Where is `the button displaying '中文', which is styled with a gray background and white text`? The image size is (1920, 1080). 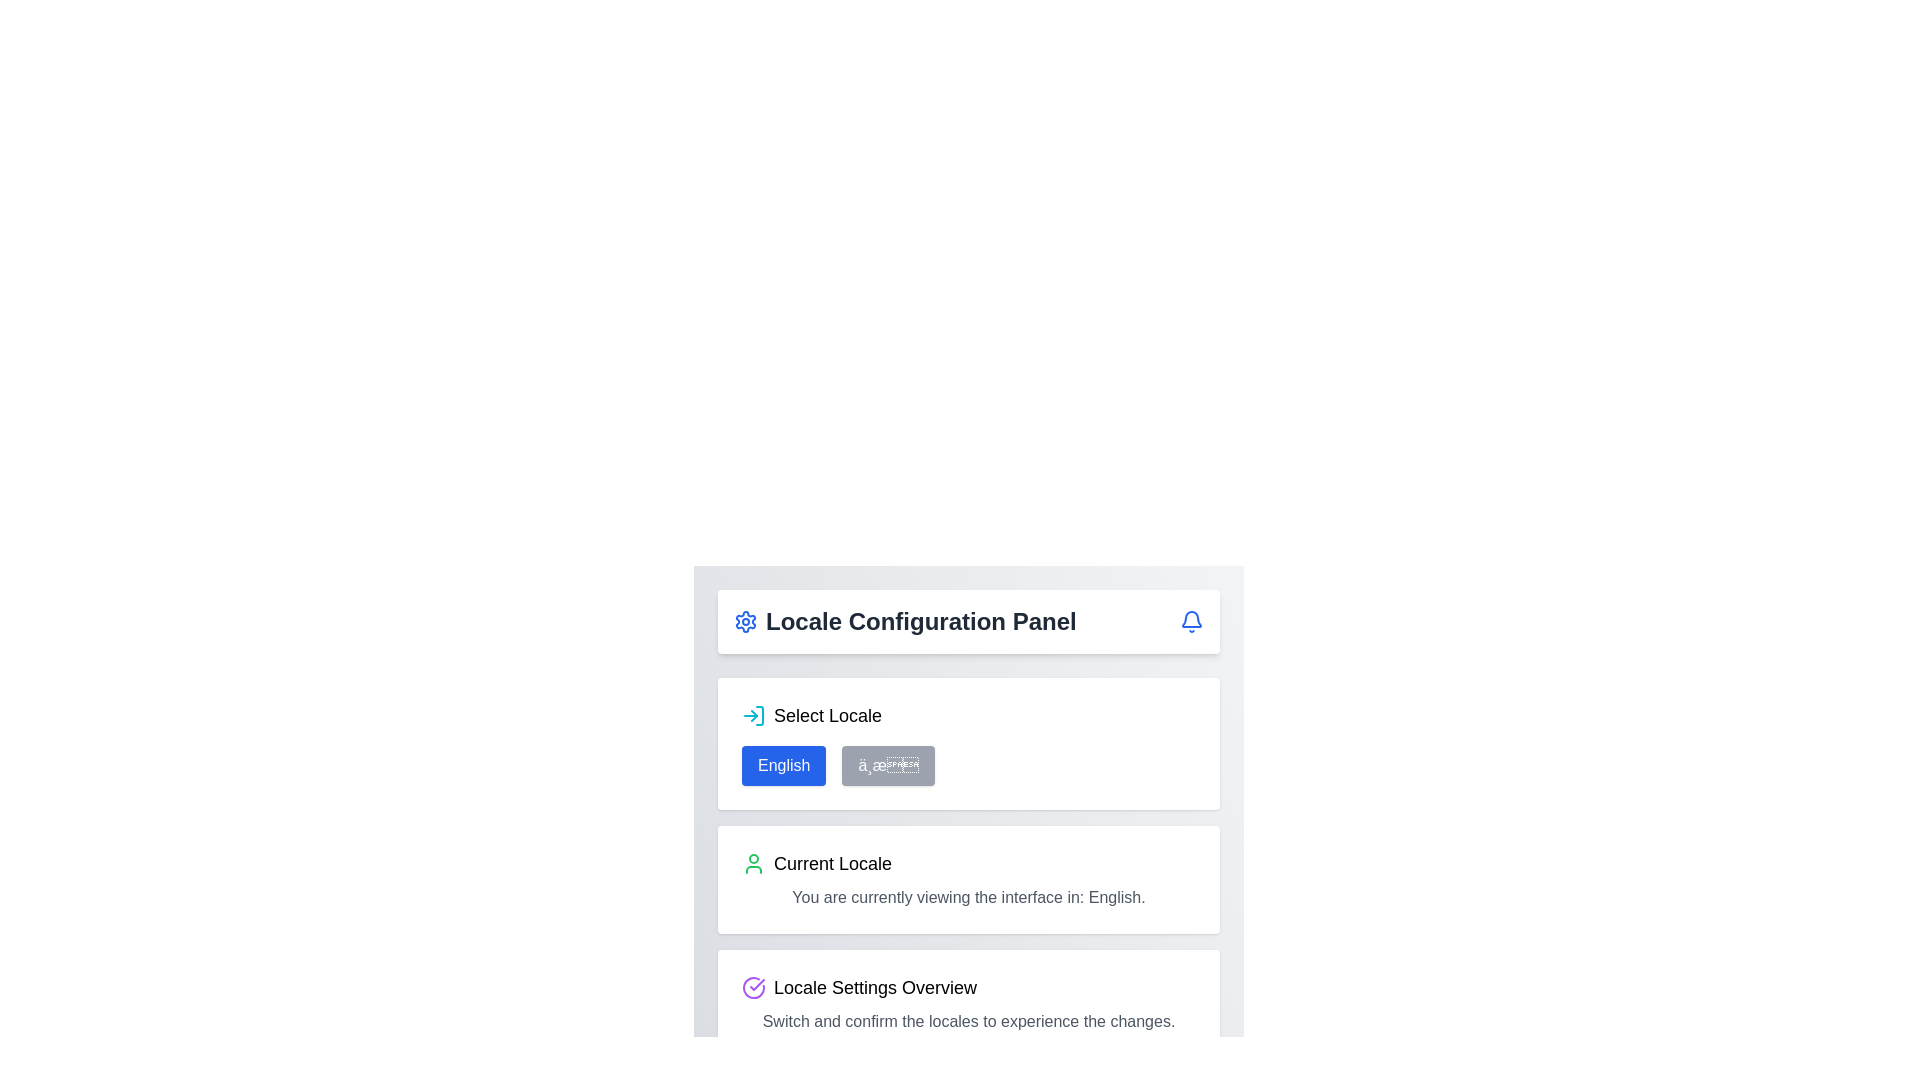 the button displaying '中文', which is styled with a gray background and white text is located at coordinates (887, 765).